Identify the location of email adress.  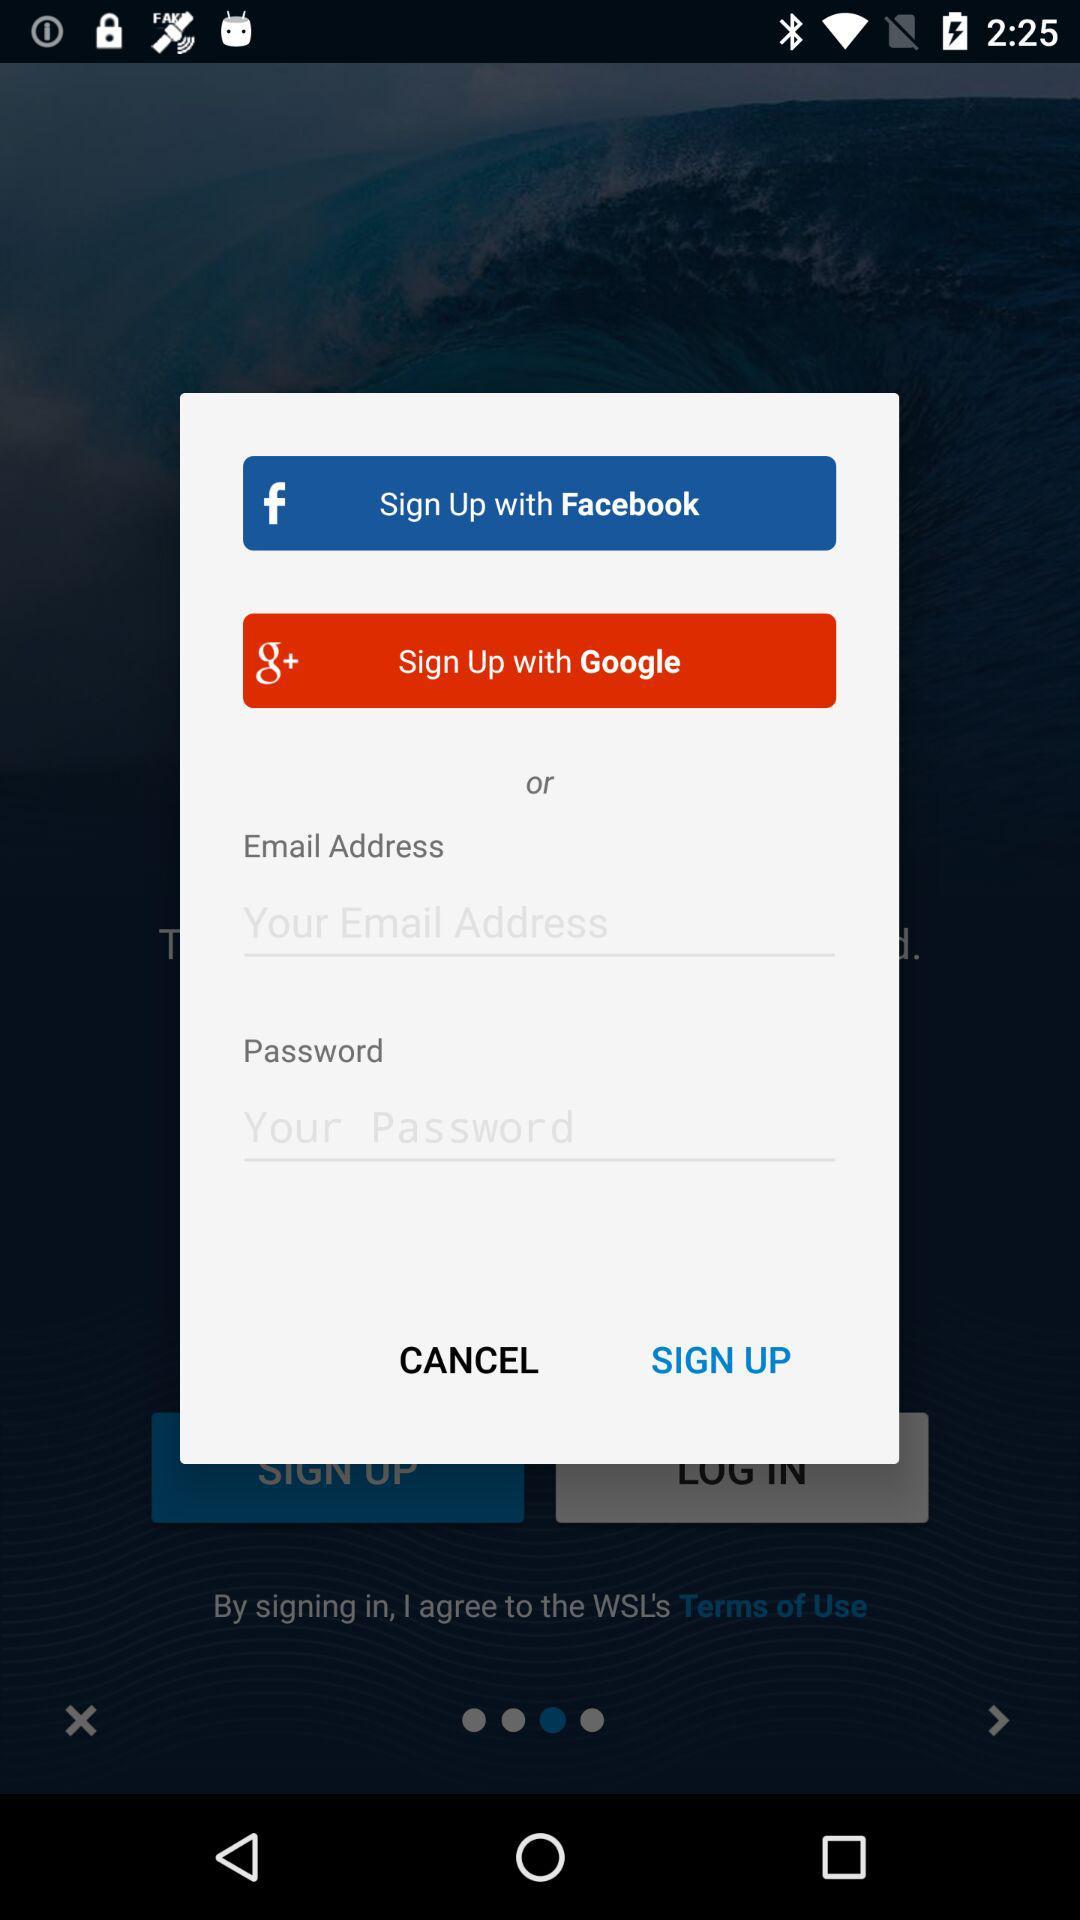
(538, 914).